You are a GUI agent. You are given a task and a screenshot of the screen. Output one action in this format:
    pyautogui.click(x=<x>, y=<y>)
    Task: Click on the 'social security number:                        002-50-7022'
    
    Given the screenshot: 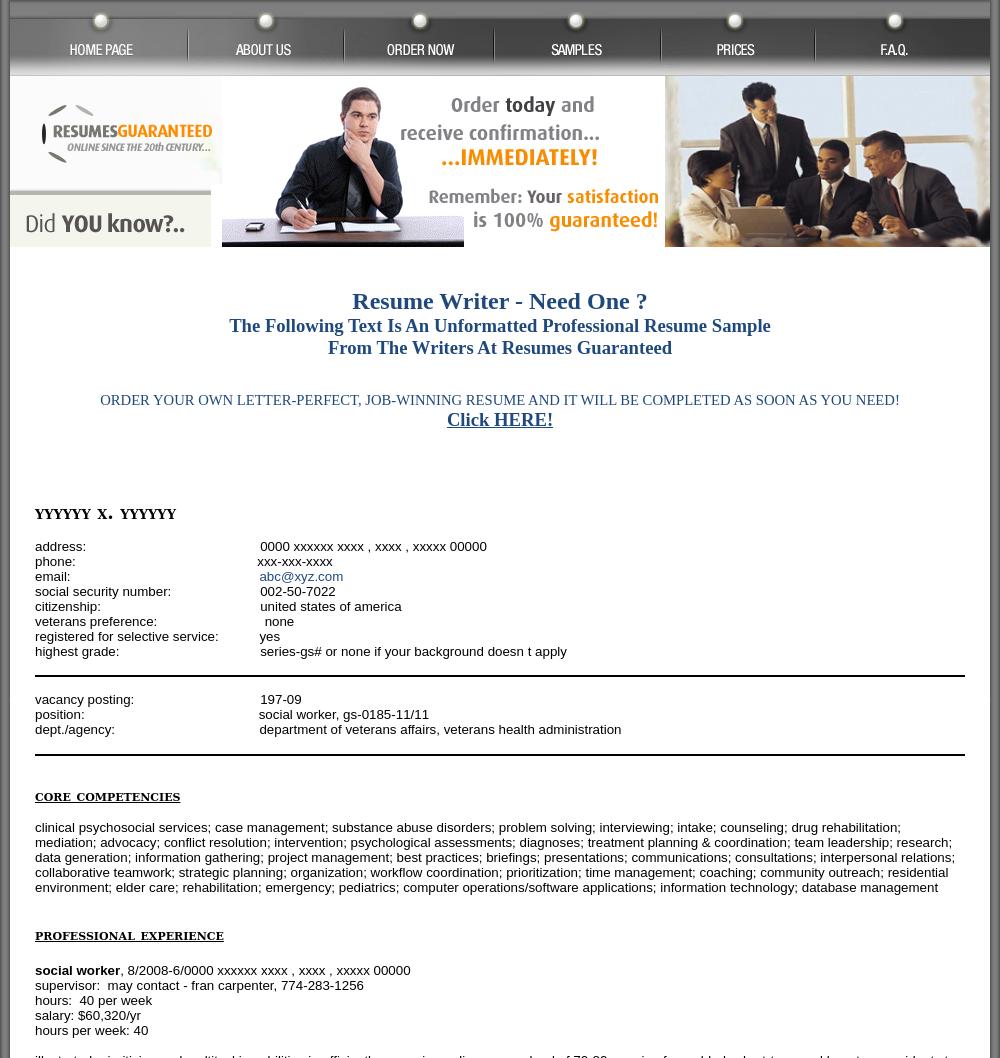 What is the action you would take?
    pyautogui.click(x=185, y=591)
    